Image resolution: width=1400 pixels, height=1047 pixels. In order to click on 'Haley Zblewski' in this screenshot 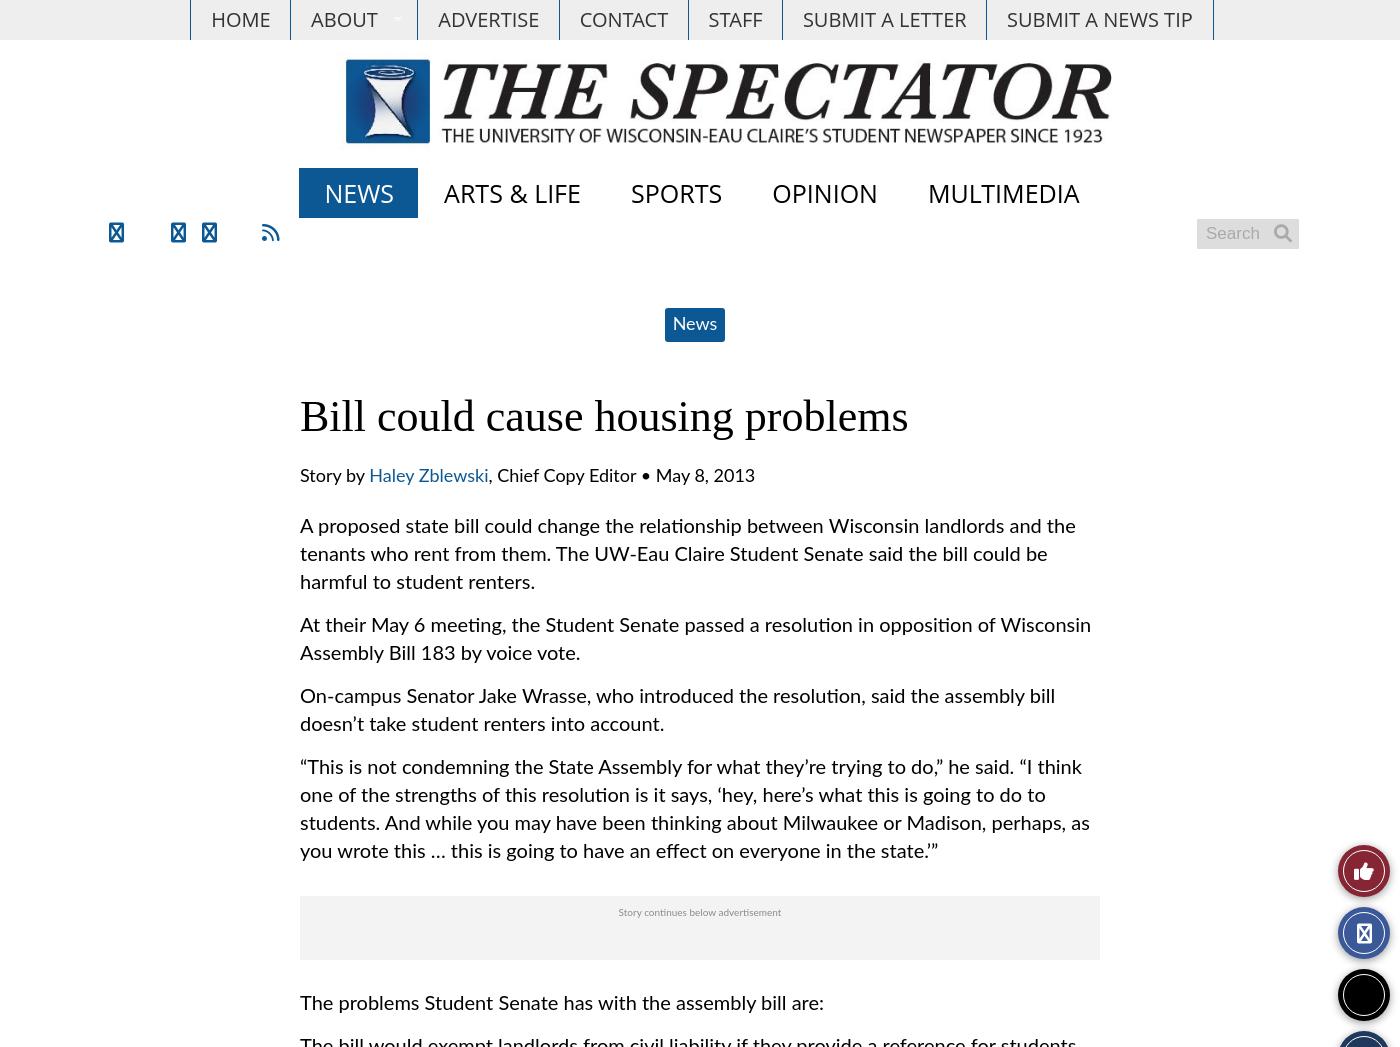, I will do `click(428, 476)`.